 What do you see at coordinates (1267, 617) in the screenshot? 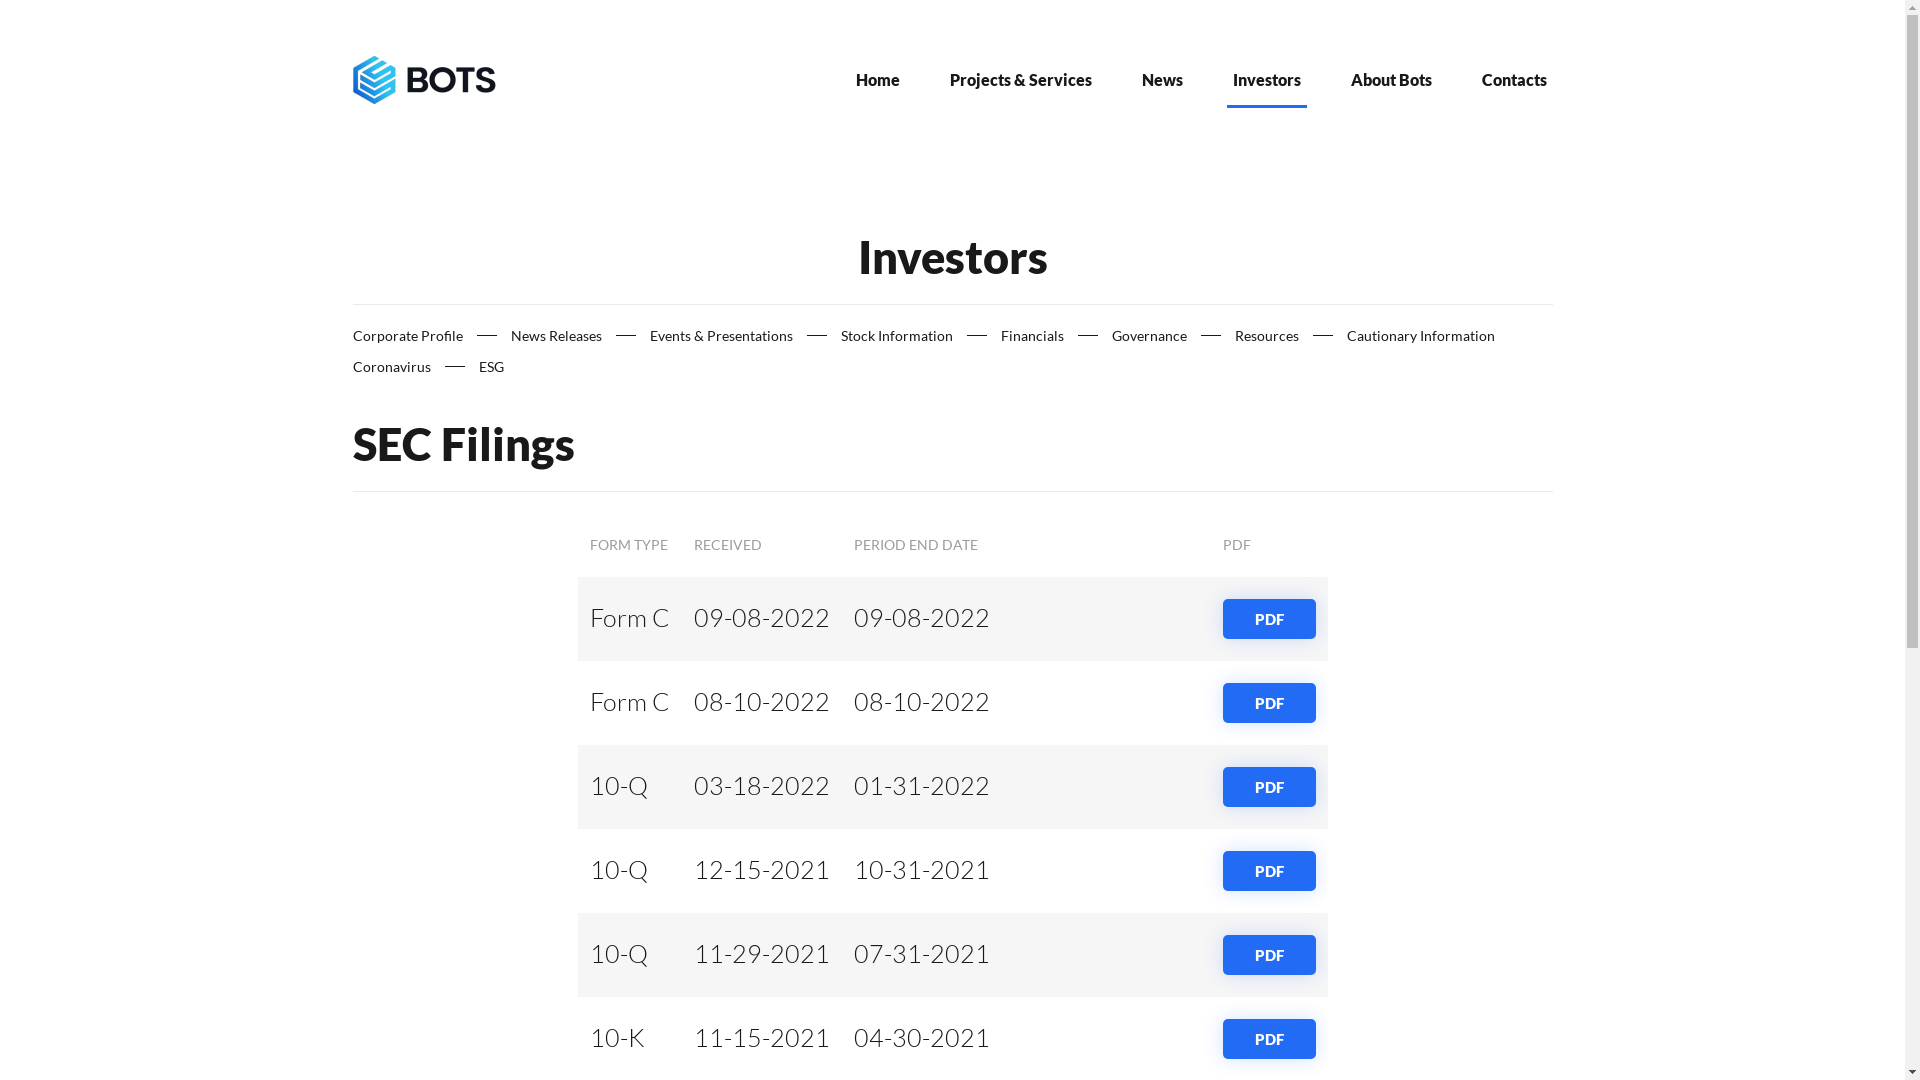
I see `'PDF'` at bounding box center [1267, 617].